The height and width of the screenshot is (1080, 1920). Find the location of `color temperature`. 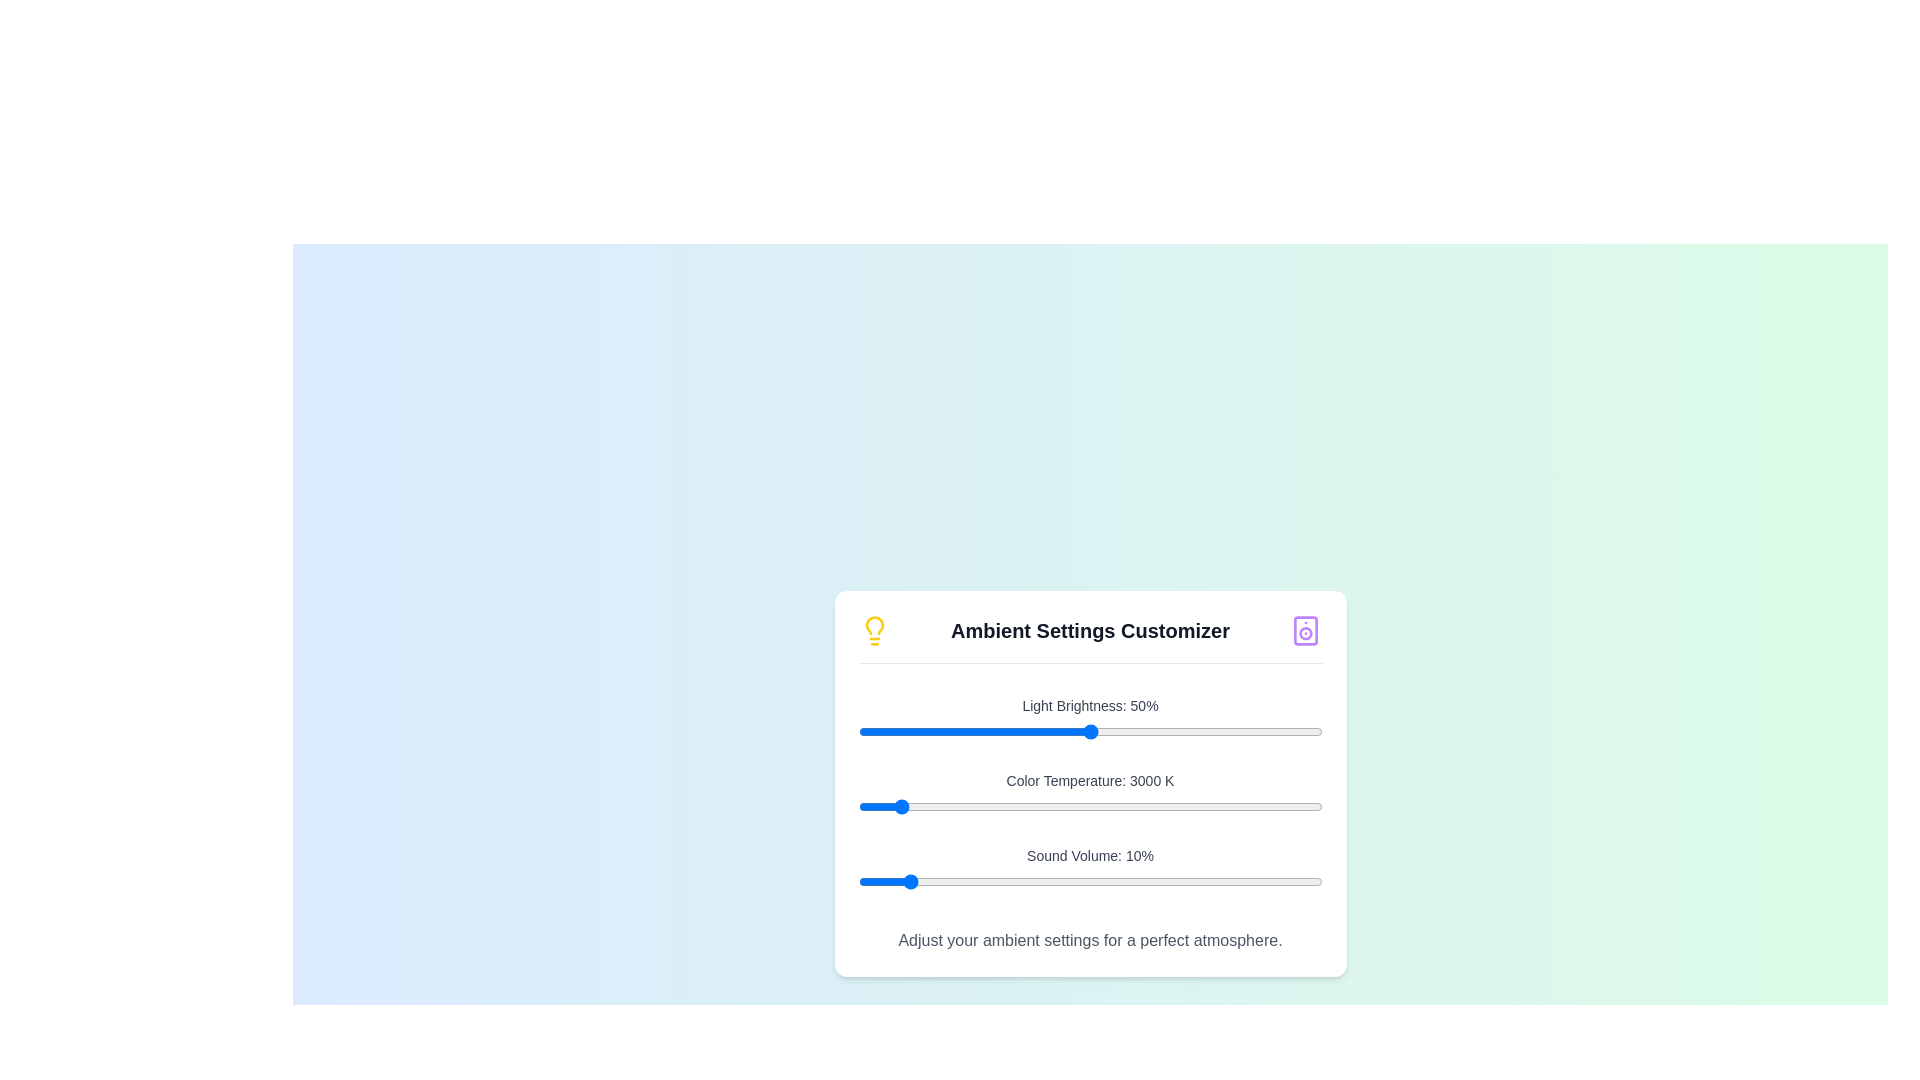

color temperature is located at coordinates (1041, 805).